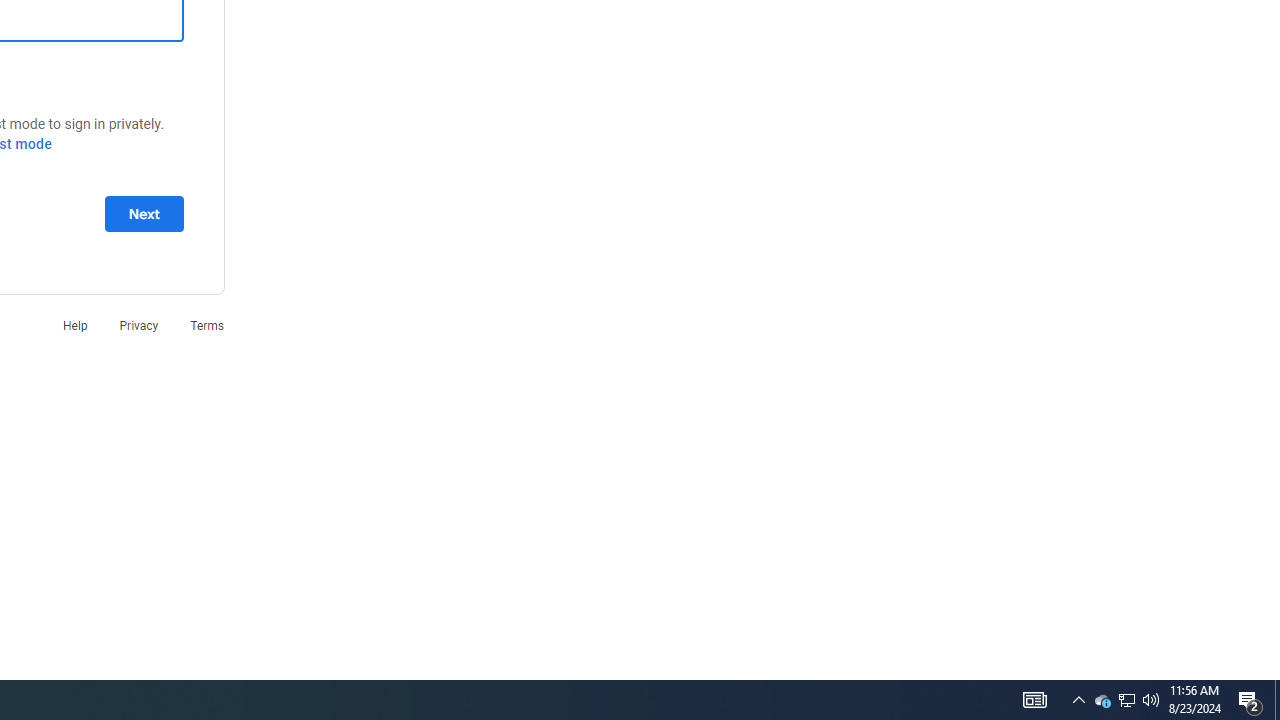 This screenshot has height=720, width=1280. What do you see at coordinates (143, 213) in the screenshot?
I see `'Next'` at bounding box center [143, 213].